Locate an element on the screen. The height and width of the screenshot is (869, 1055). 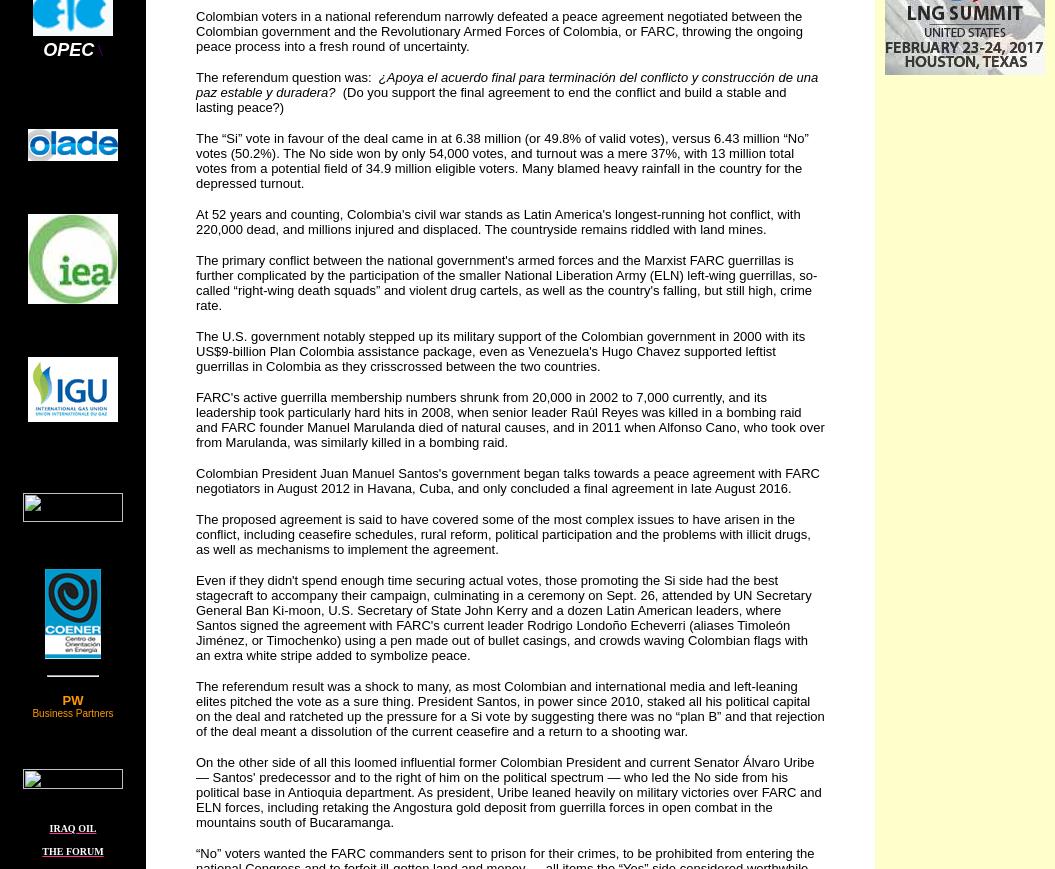
'Colombian voters in a national referendum narrowly defeated a peace agreement negotiated between the Colombian government and the Revolutionary Armed Forces of Colombia, or FARC, throwing the ongoing peace process into a fresh round of uncertainty.' is located at coordinates (195, 30).